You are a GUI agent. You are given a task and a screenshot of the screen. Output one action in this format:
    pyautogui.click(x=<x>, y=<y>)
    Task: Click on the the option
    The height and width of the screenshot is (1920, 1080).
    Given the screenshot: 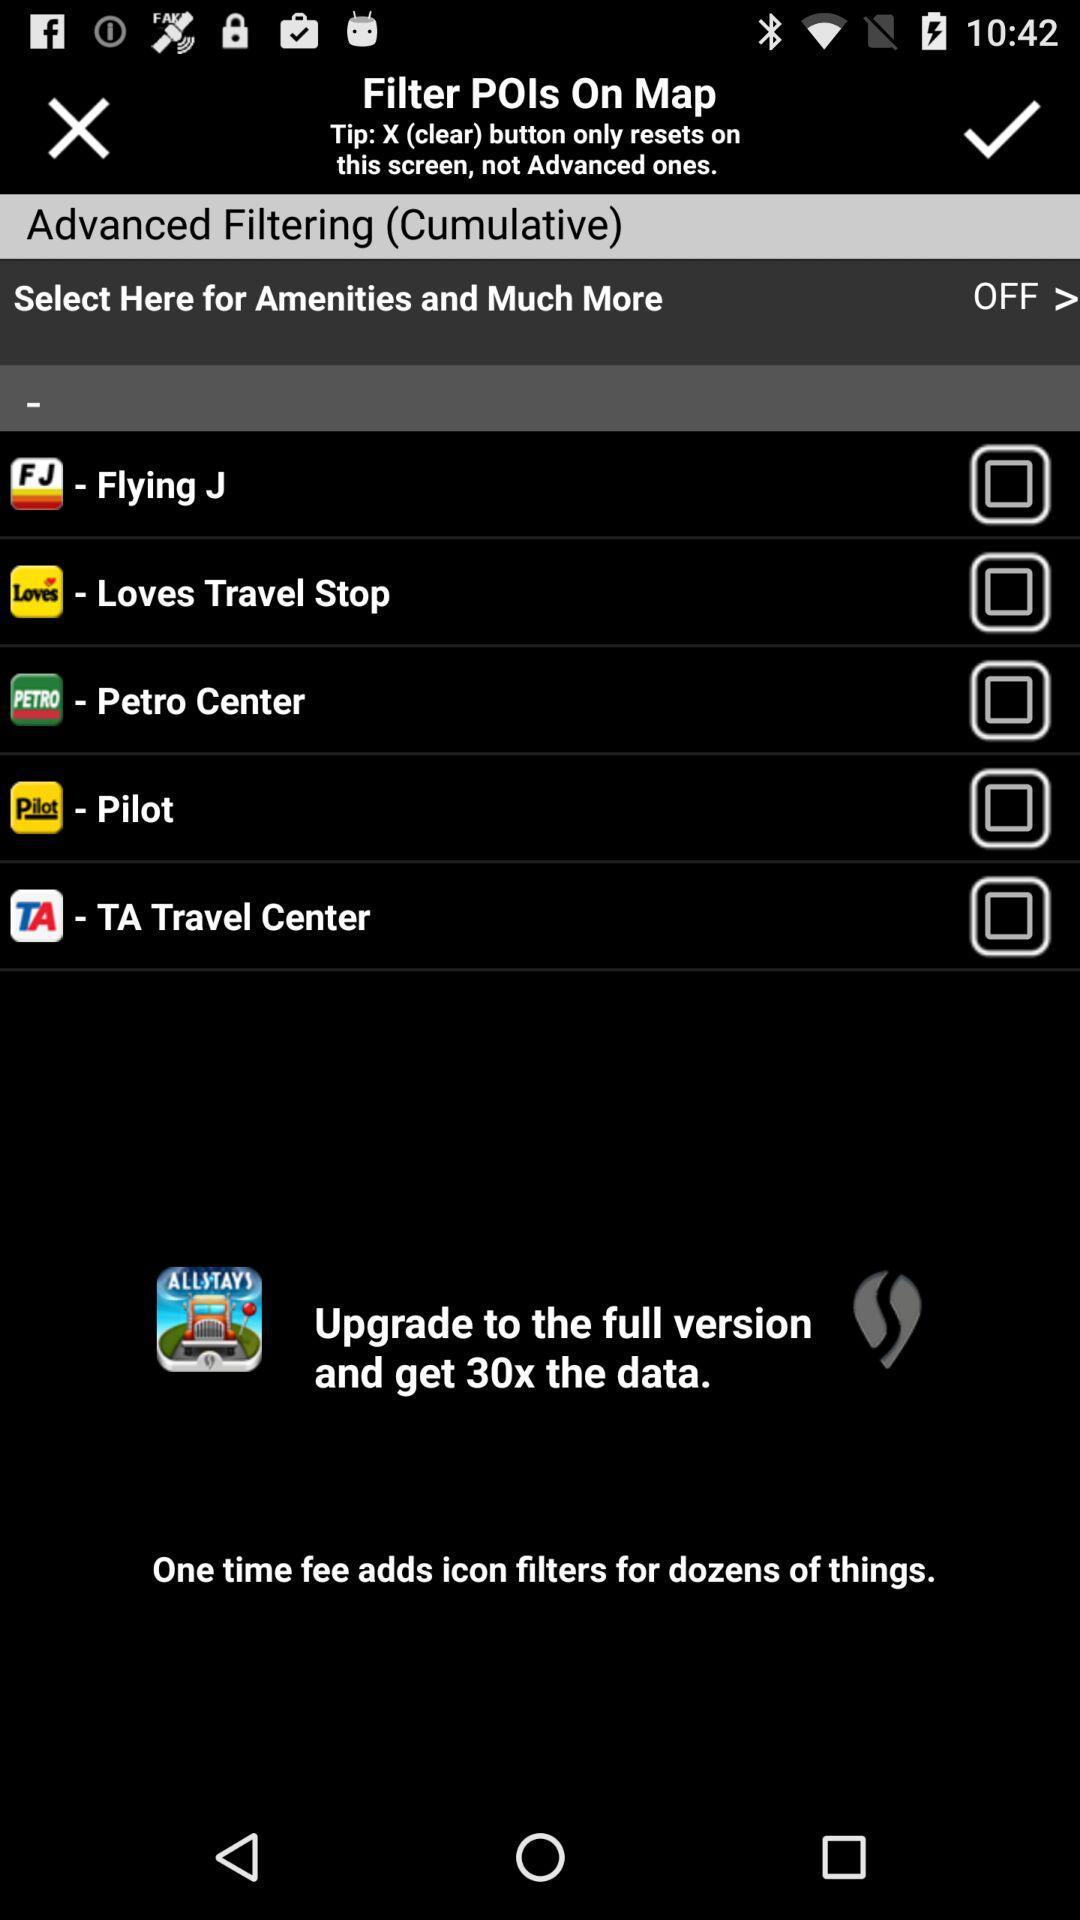 What is the action you would take?
    pyautogui.click(x=1019, y=914)
    